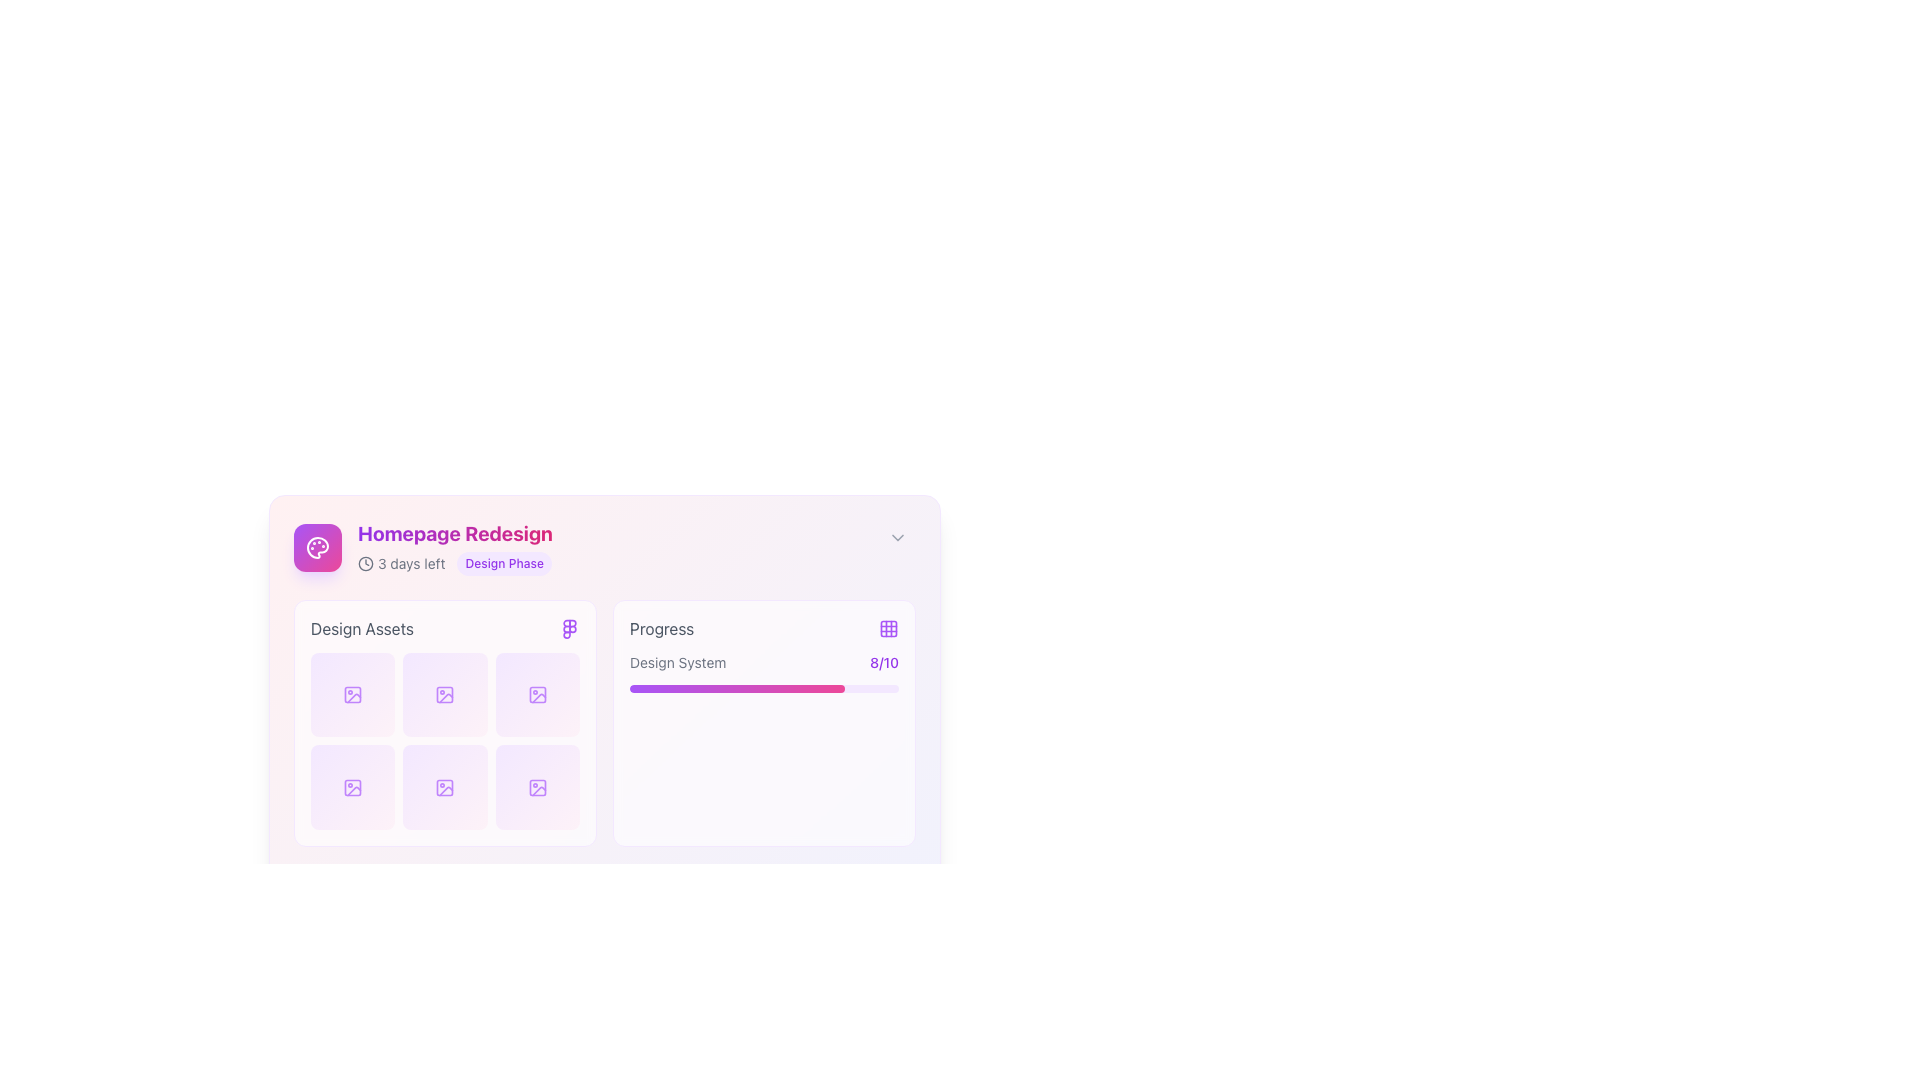 This screenshot has height=1080, width=1920. I want to click on the Information display element that shows project metadata for the 'Homepage Redesign' project, so click(454, 563).